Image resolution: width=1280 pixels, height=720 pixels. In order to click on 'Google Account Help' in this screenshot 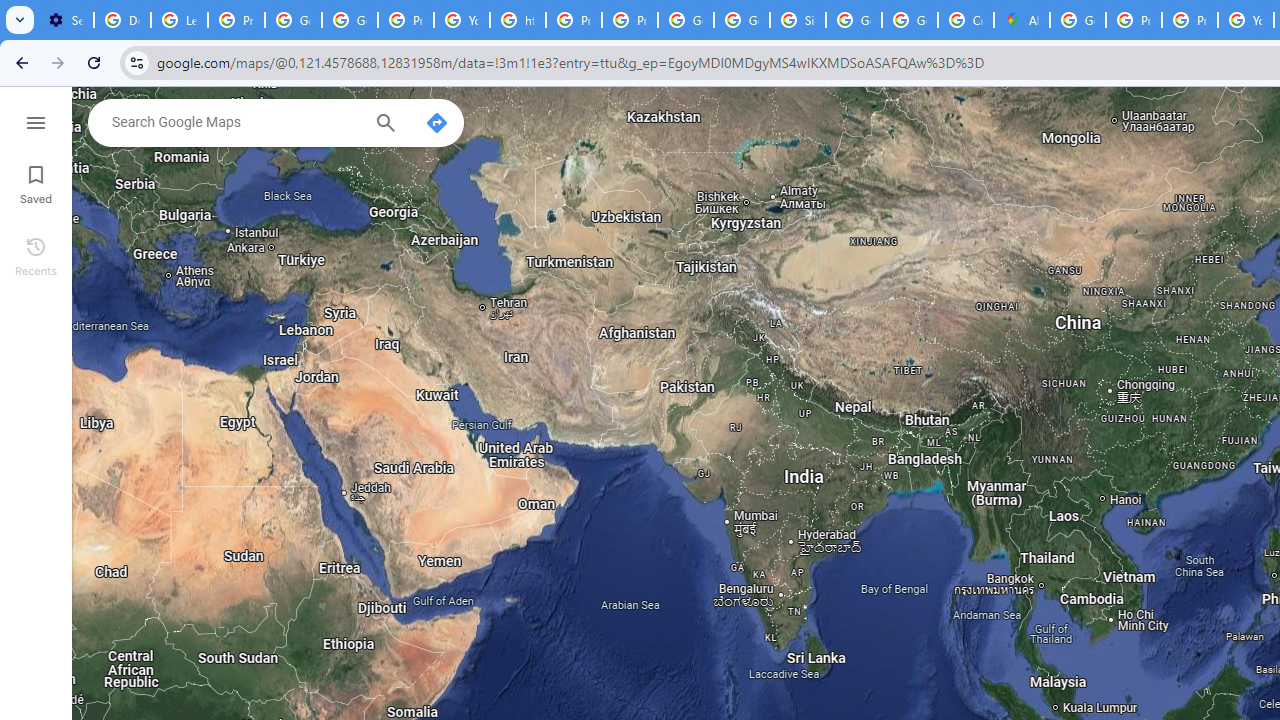, I will do `click(350, 20)`.